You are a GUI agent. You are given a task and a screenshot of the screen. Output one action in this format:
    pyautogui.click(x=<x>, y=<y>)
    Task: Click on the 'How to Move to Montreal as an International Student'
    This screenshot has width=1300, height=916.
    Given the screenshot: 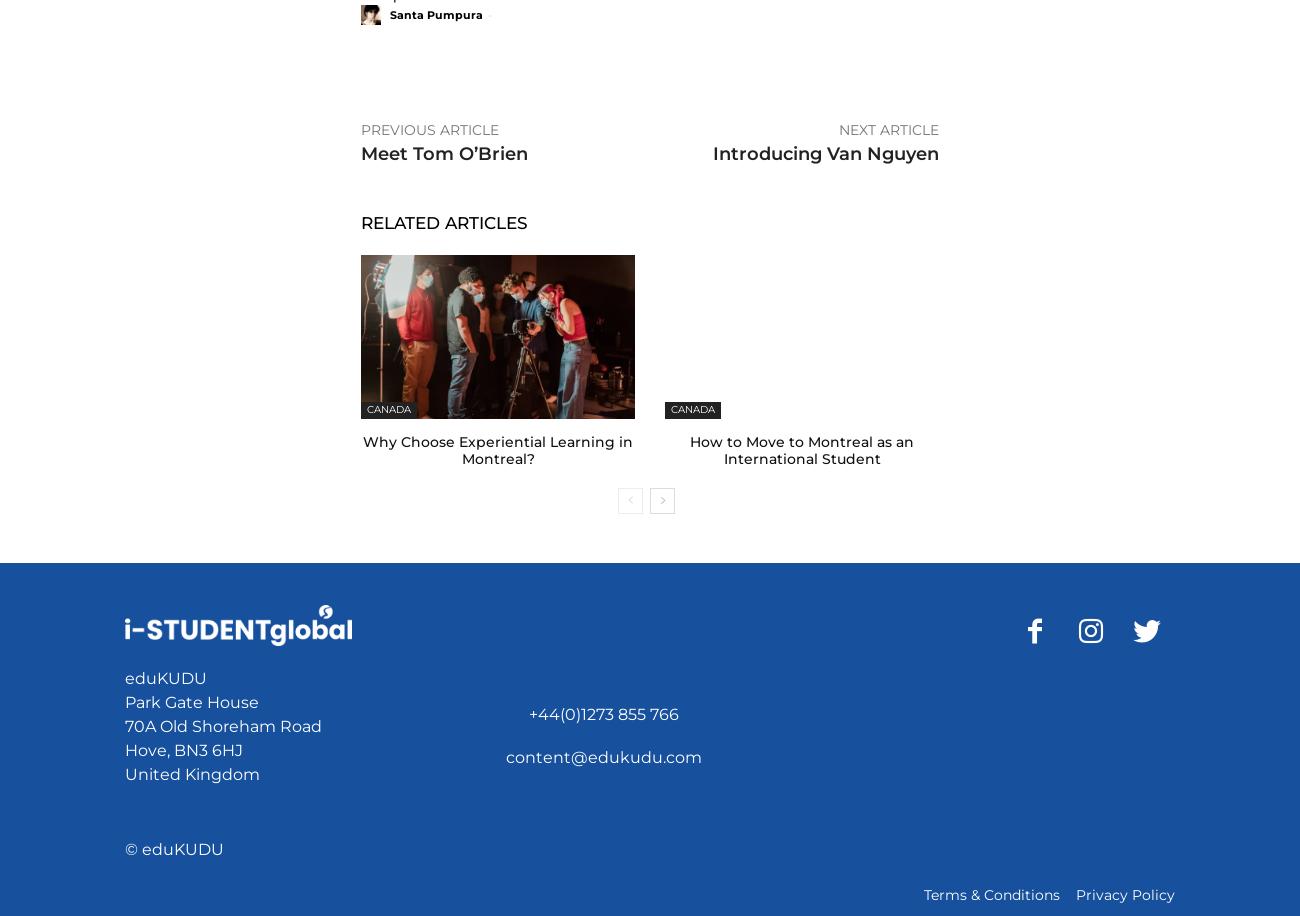 What is the action you would take?
    pyautogui.click(x=800, y=449)
    